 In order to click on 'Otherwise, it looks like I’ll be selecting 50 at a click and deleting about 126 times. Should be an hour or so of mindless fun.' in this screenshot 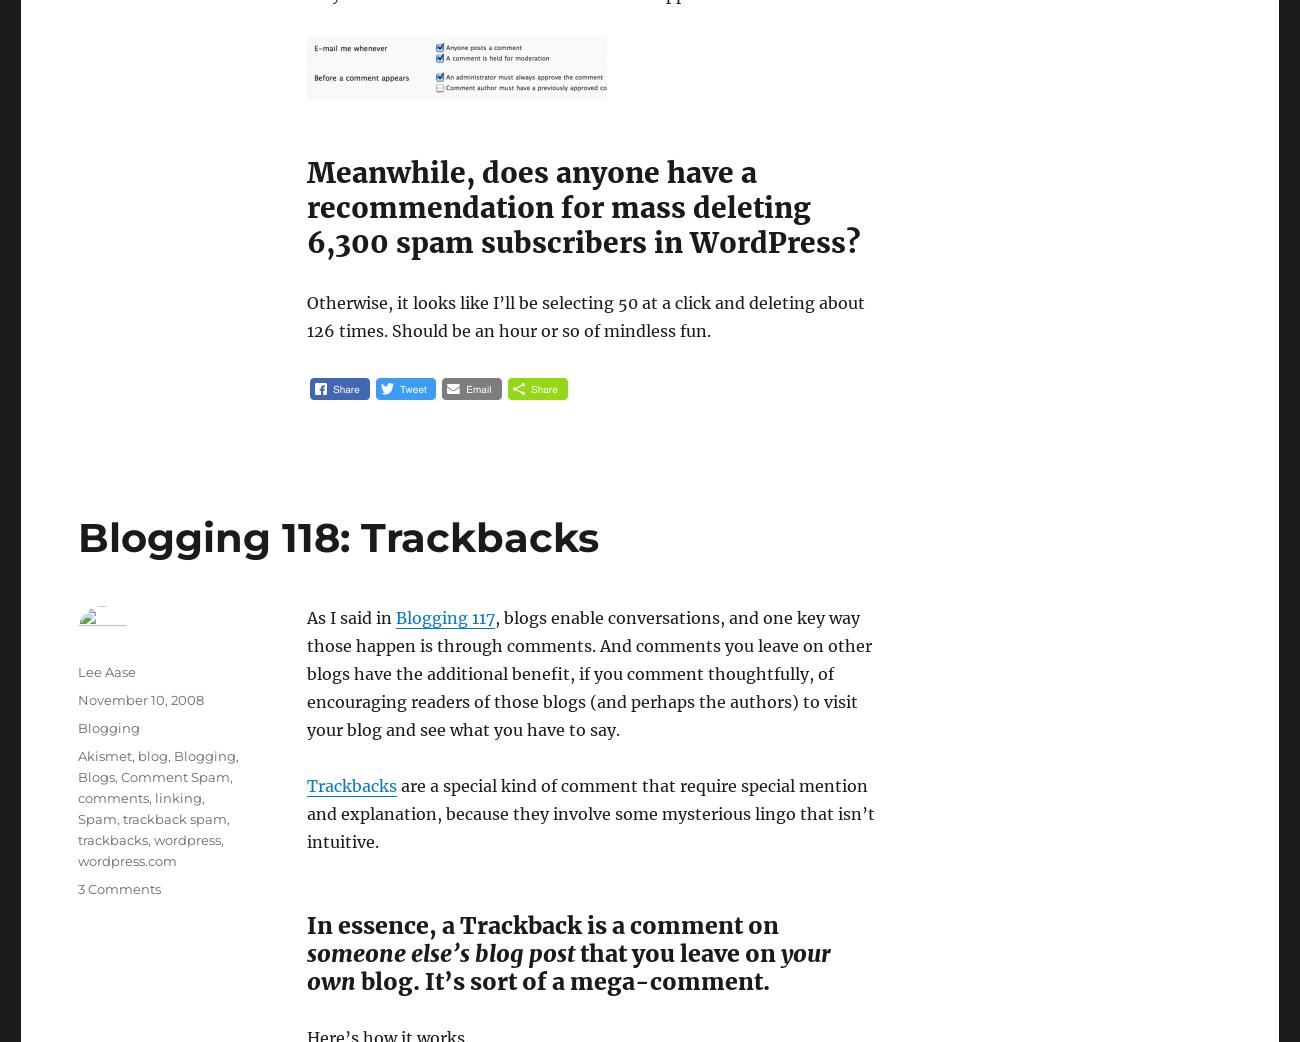, I will do `click(306, 316)`.